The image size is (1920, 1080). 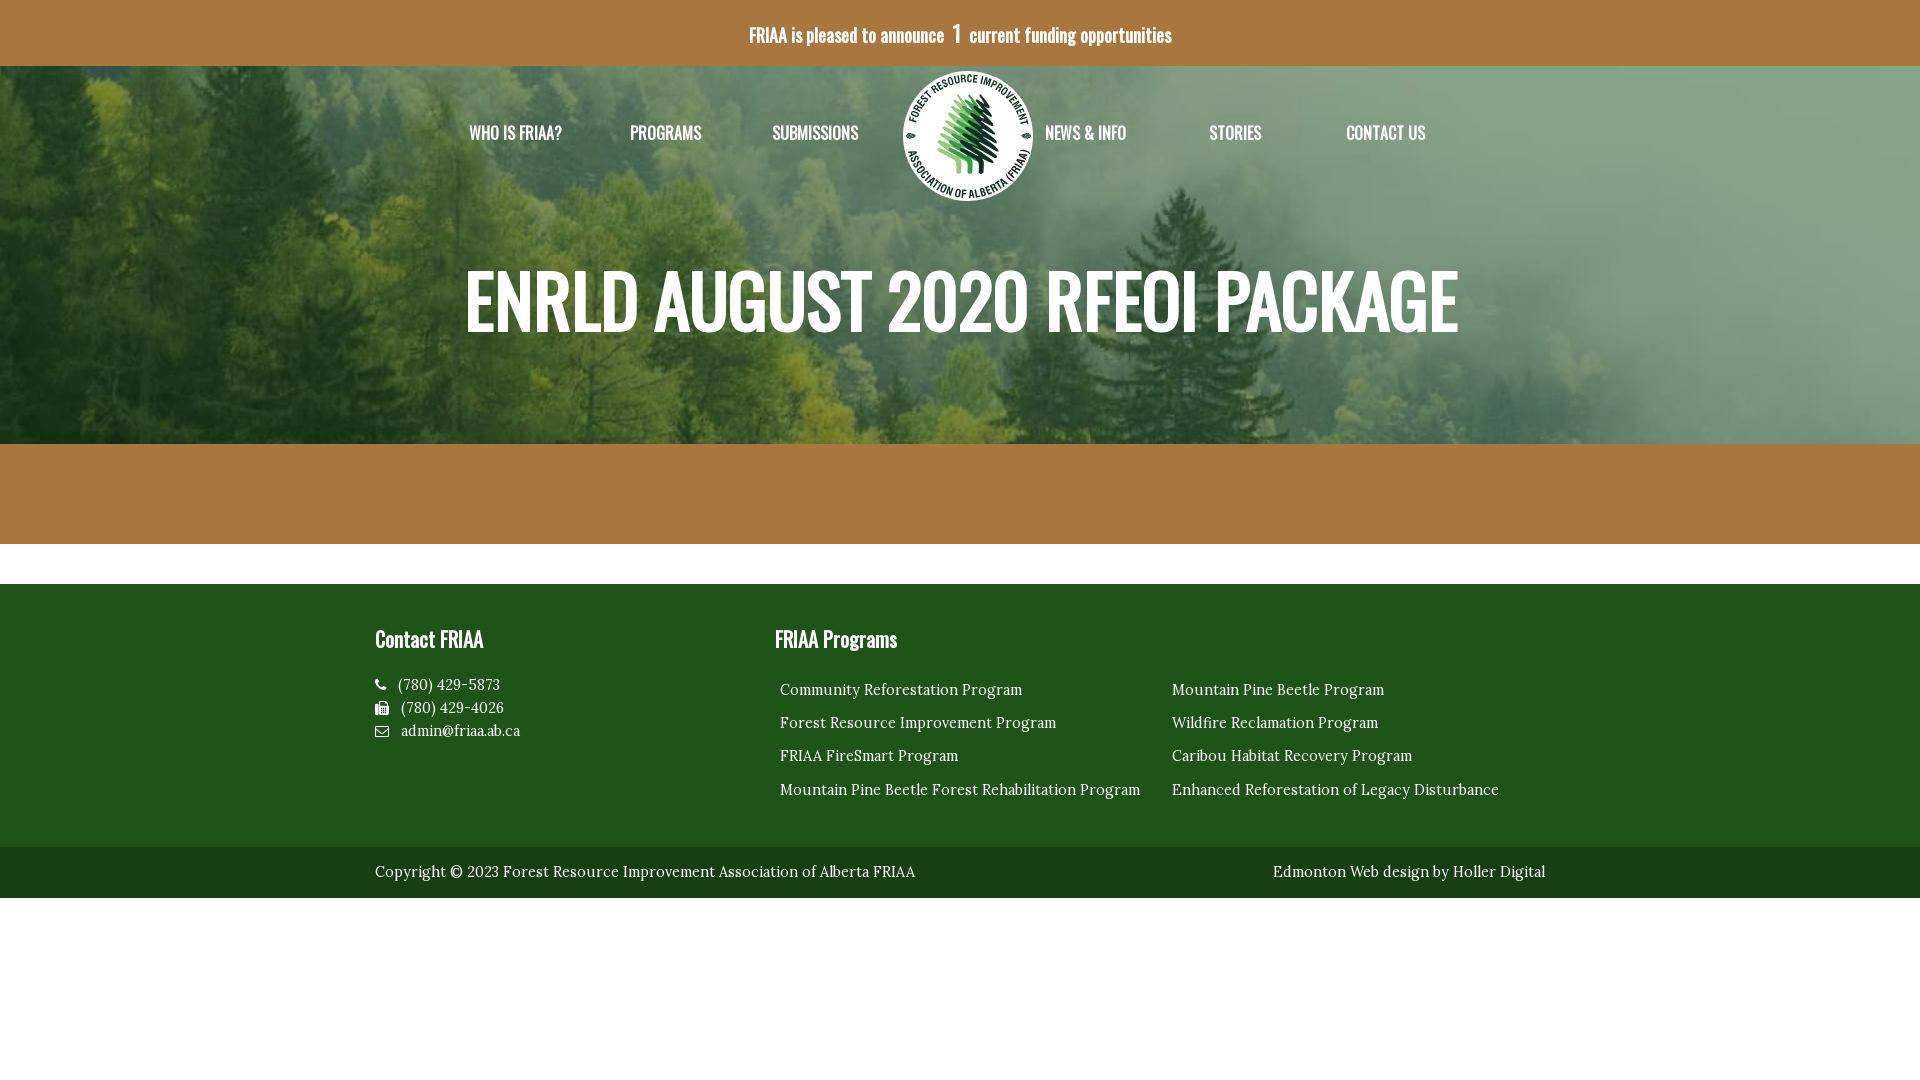 I want to click on 'STORIES', so click(x=1233, y=134).